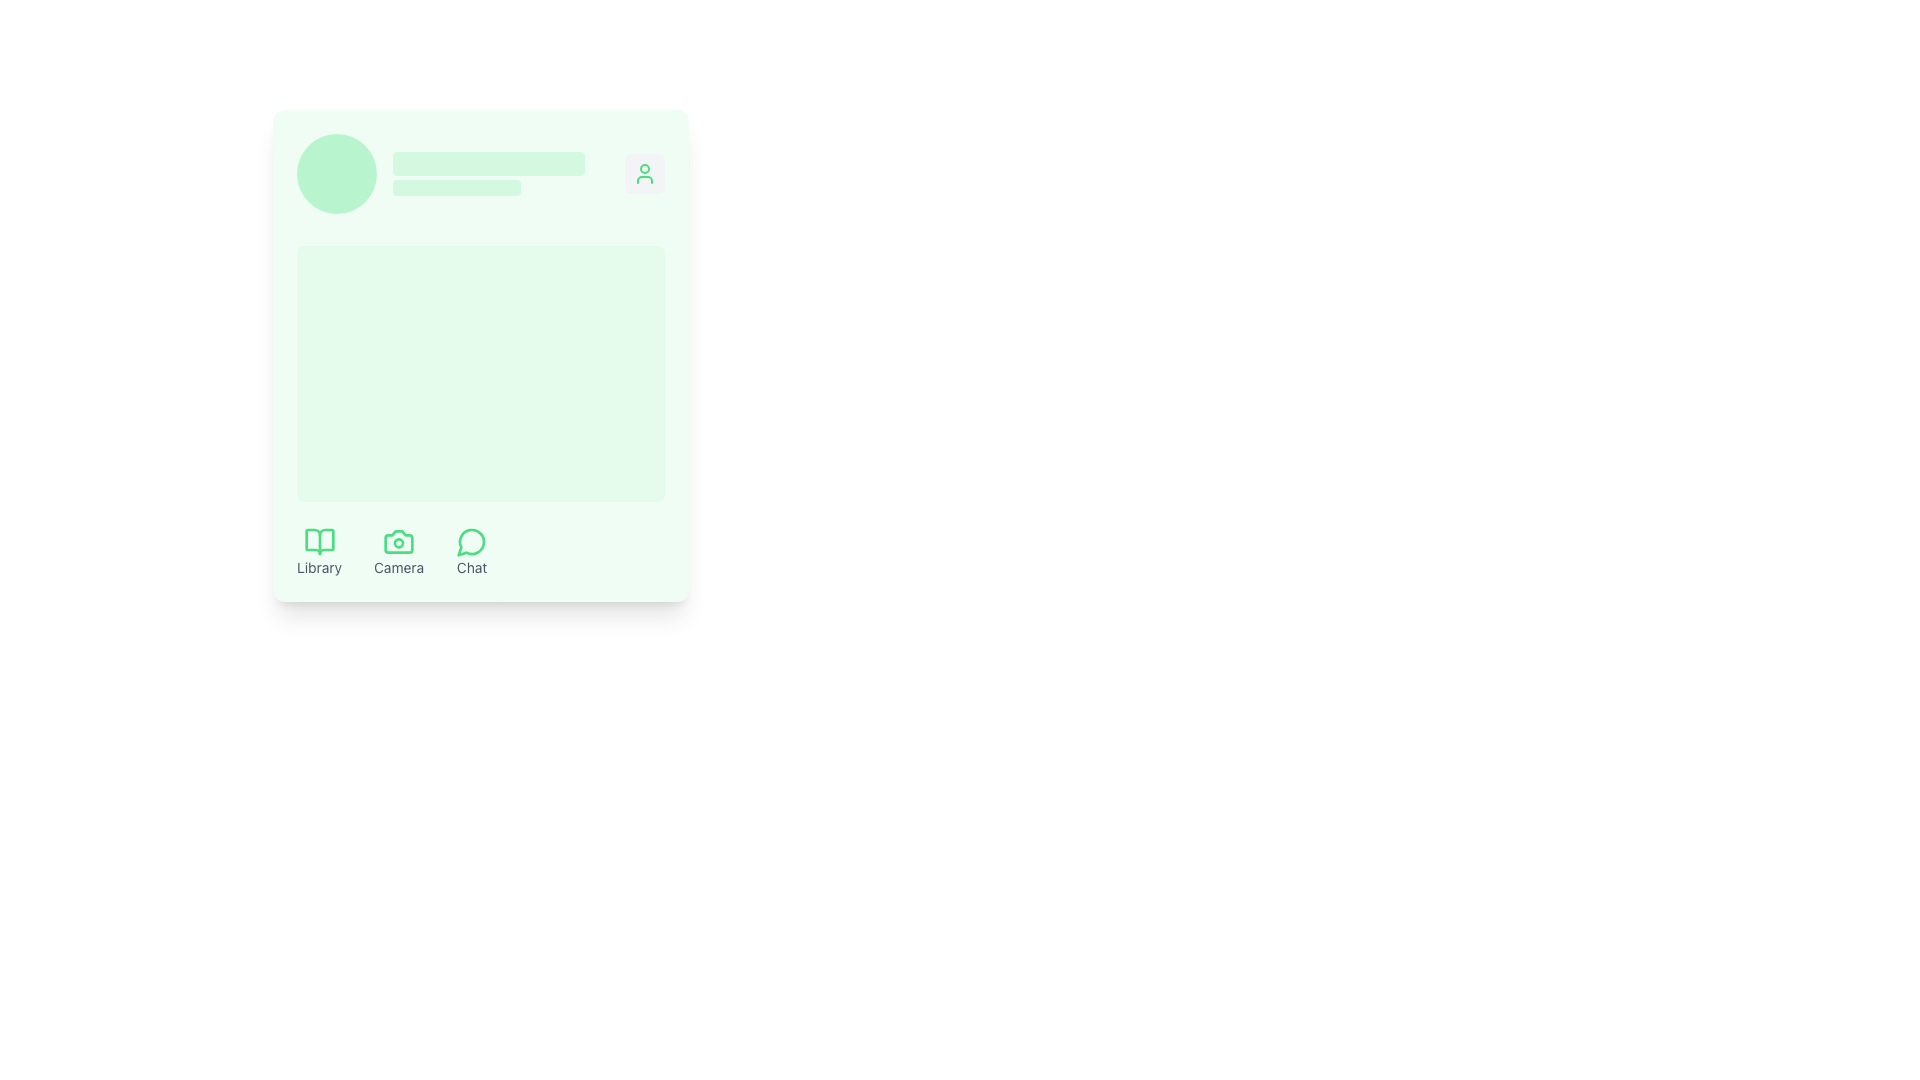 The image size is (1920, 1080). I want to click on the text label that indicates the purpose of the associated button, specifically the 'Library' label located at the bottom-left corner of a panel, below a green book-shaped icon, so click(318, 567).